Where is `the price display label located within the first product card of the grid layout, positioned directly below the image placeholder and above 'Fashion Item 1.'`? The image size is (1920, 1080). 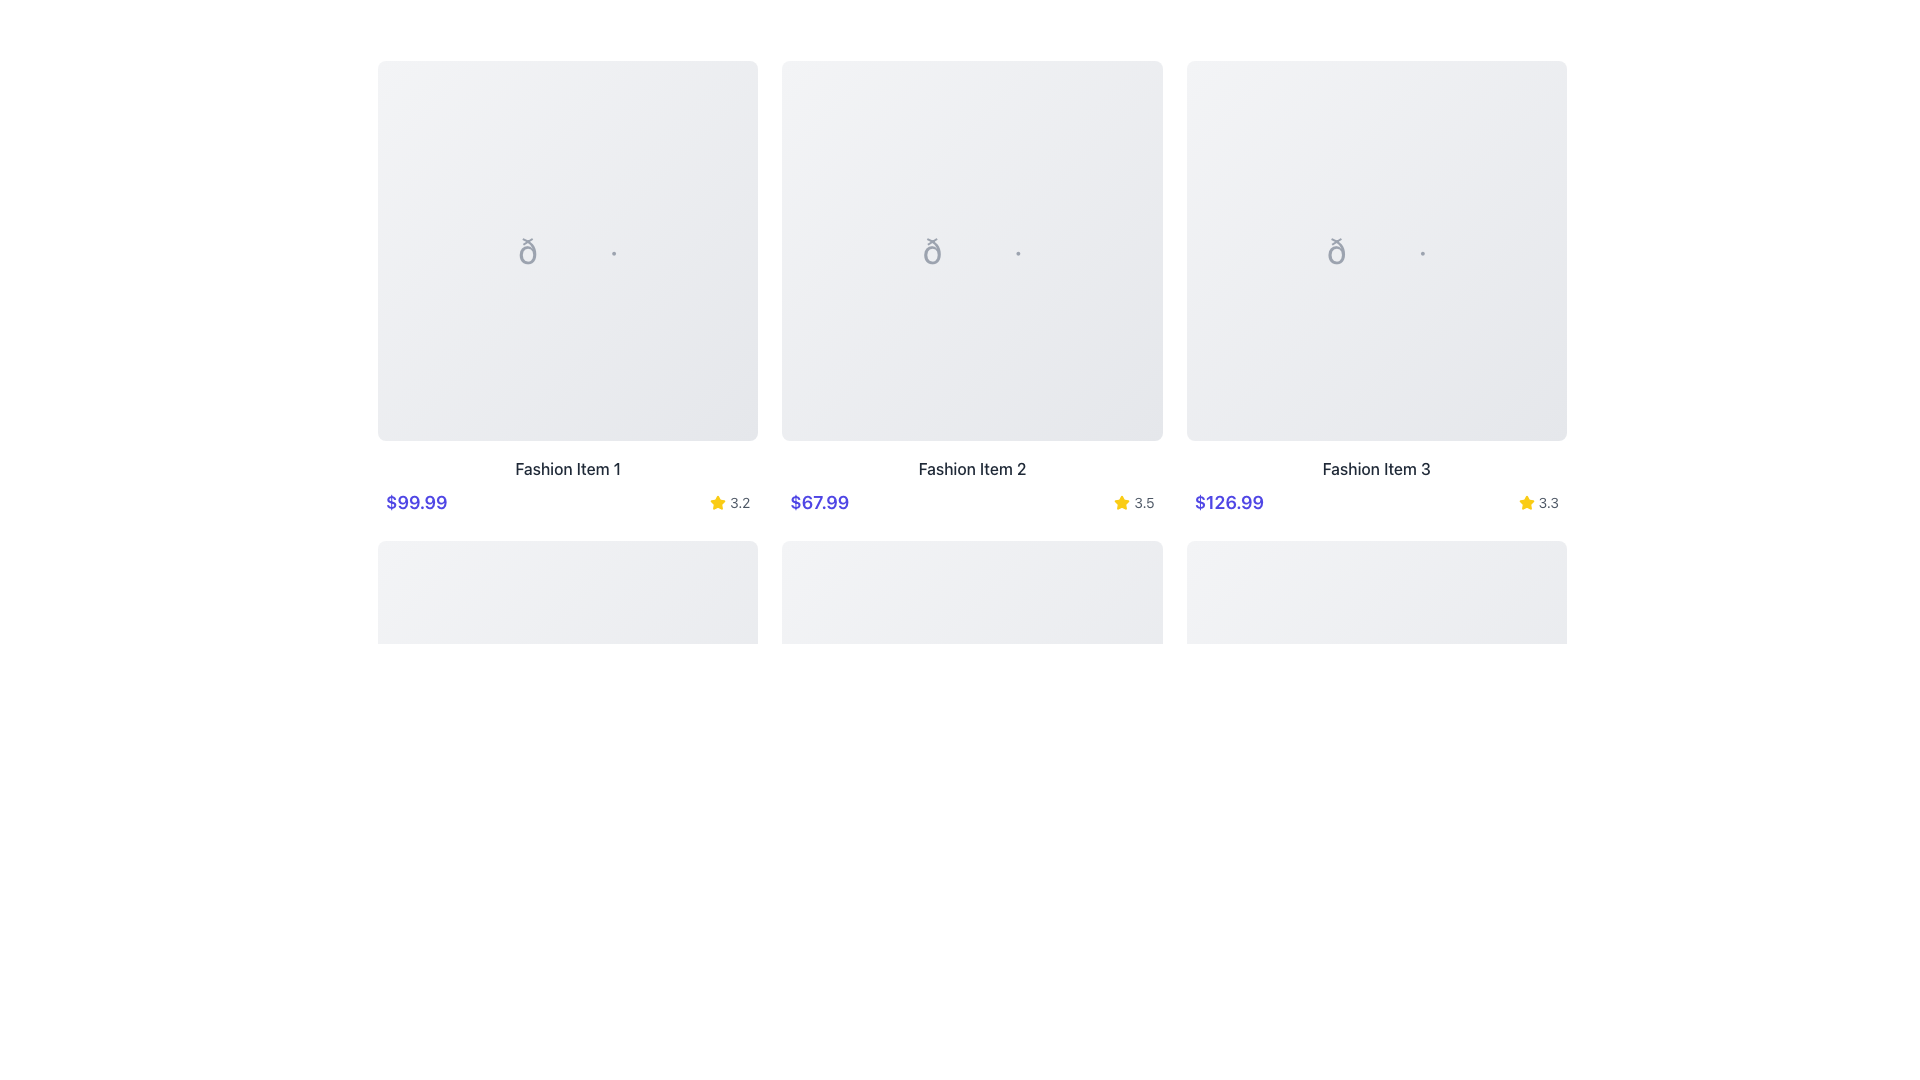
the price display label located within the first product card of the grid layout, positioned directly below the image placeholder and above 'Fashion Item 1.' is located at coordinates (415, 502).